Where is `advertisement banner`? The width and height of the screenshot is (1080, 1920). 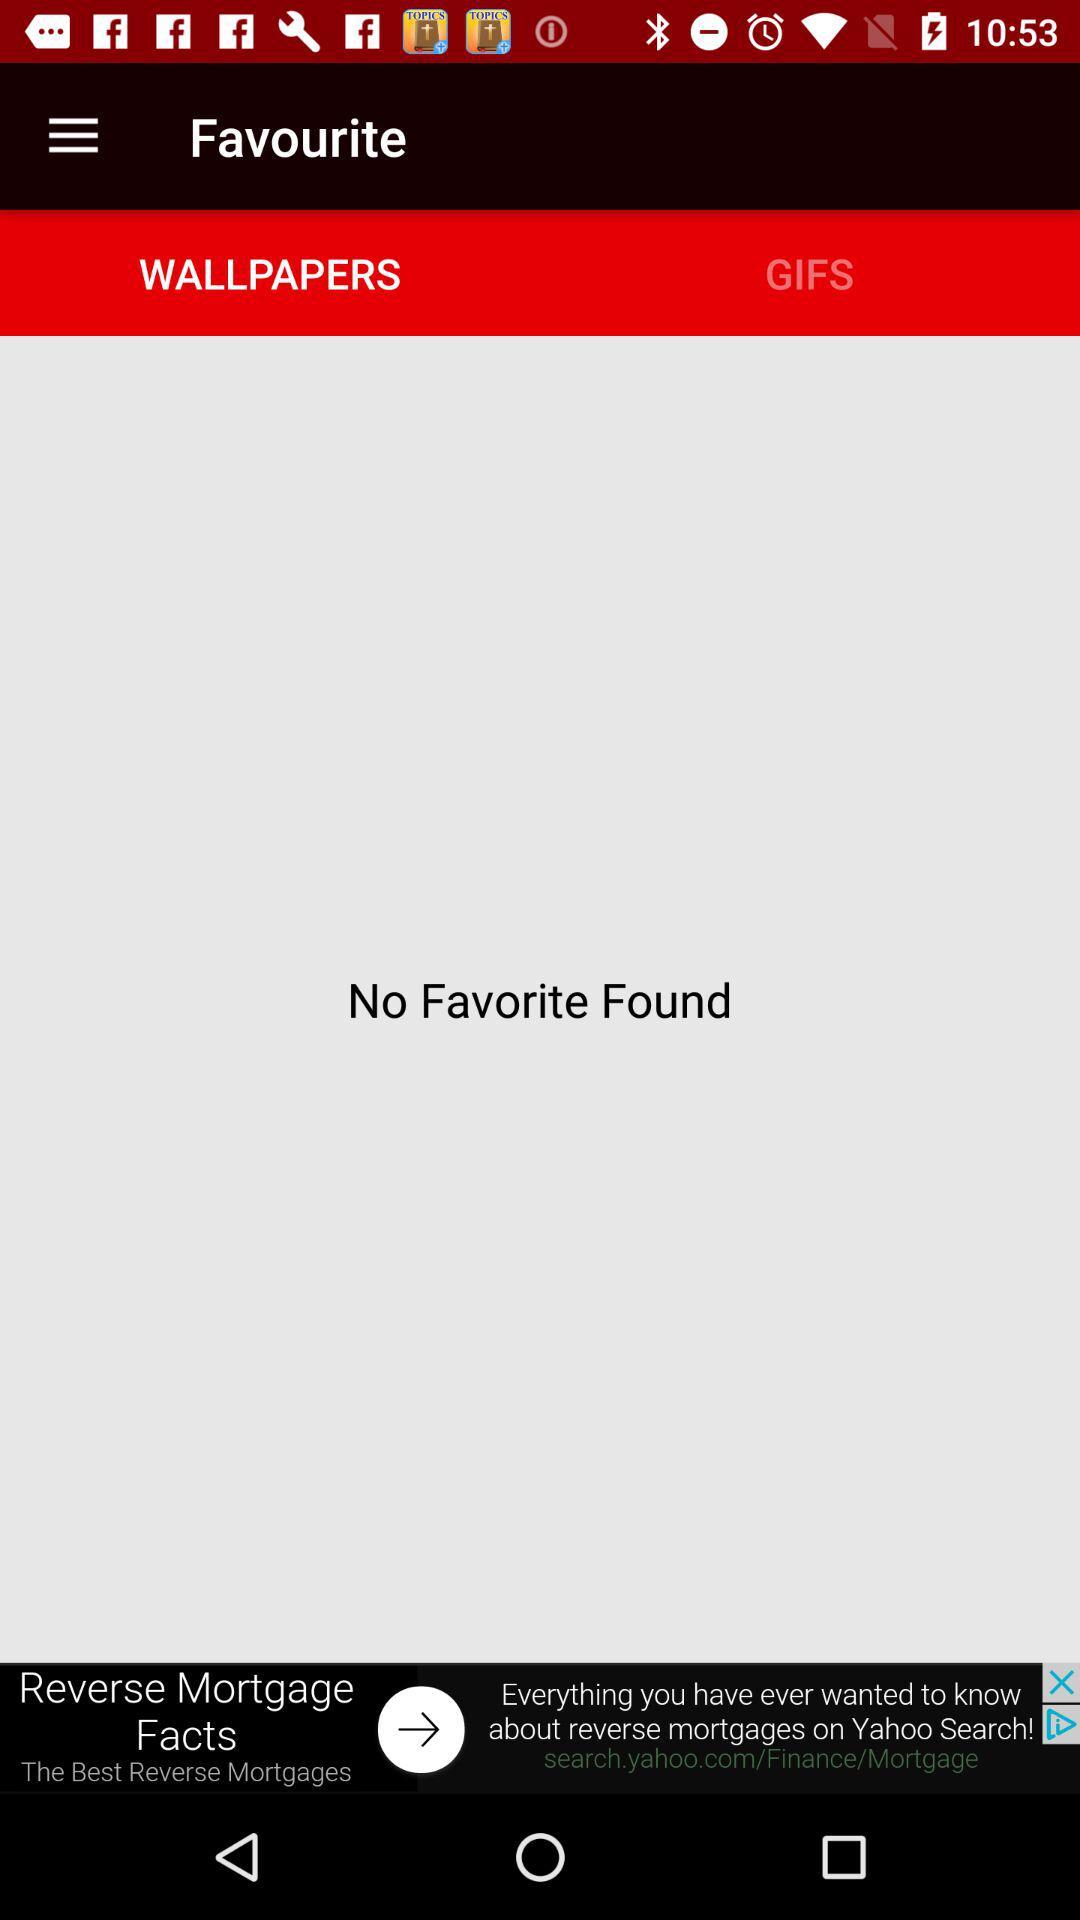 advertisement banner is located at coordinates (540, 1727).